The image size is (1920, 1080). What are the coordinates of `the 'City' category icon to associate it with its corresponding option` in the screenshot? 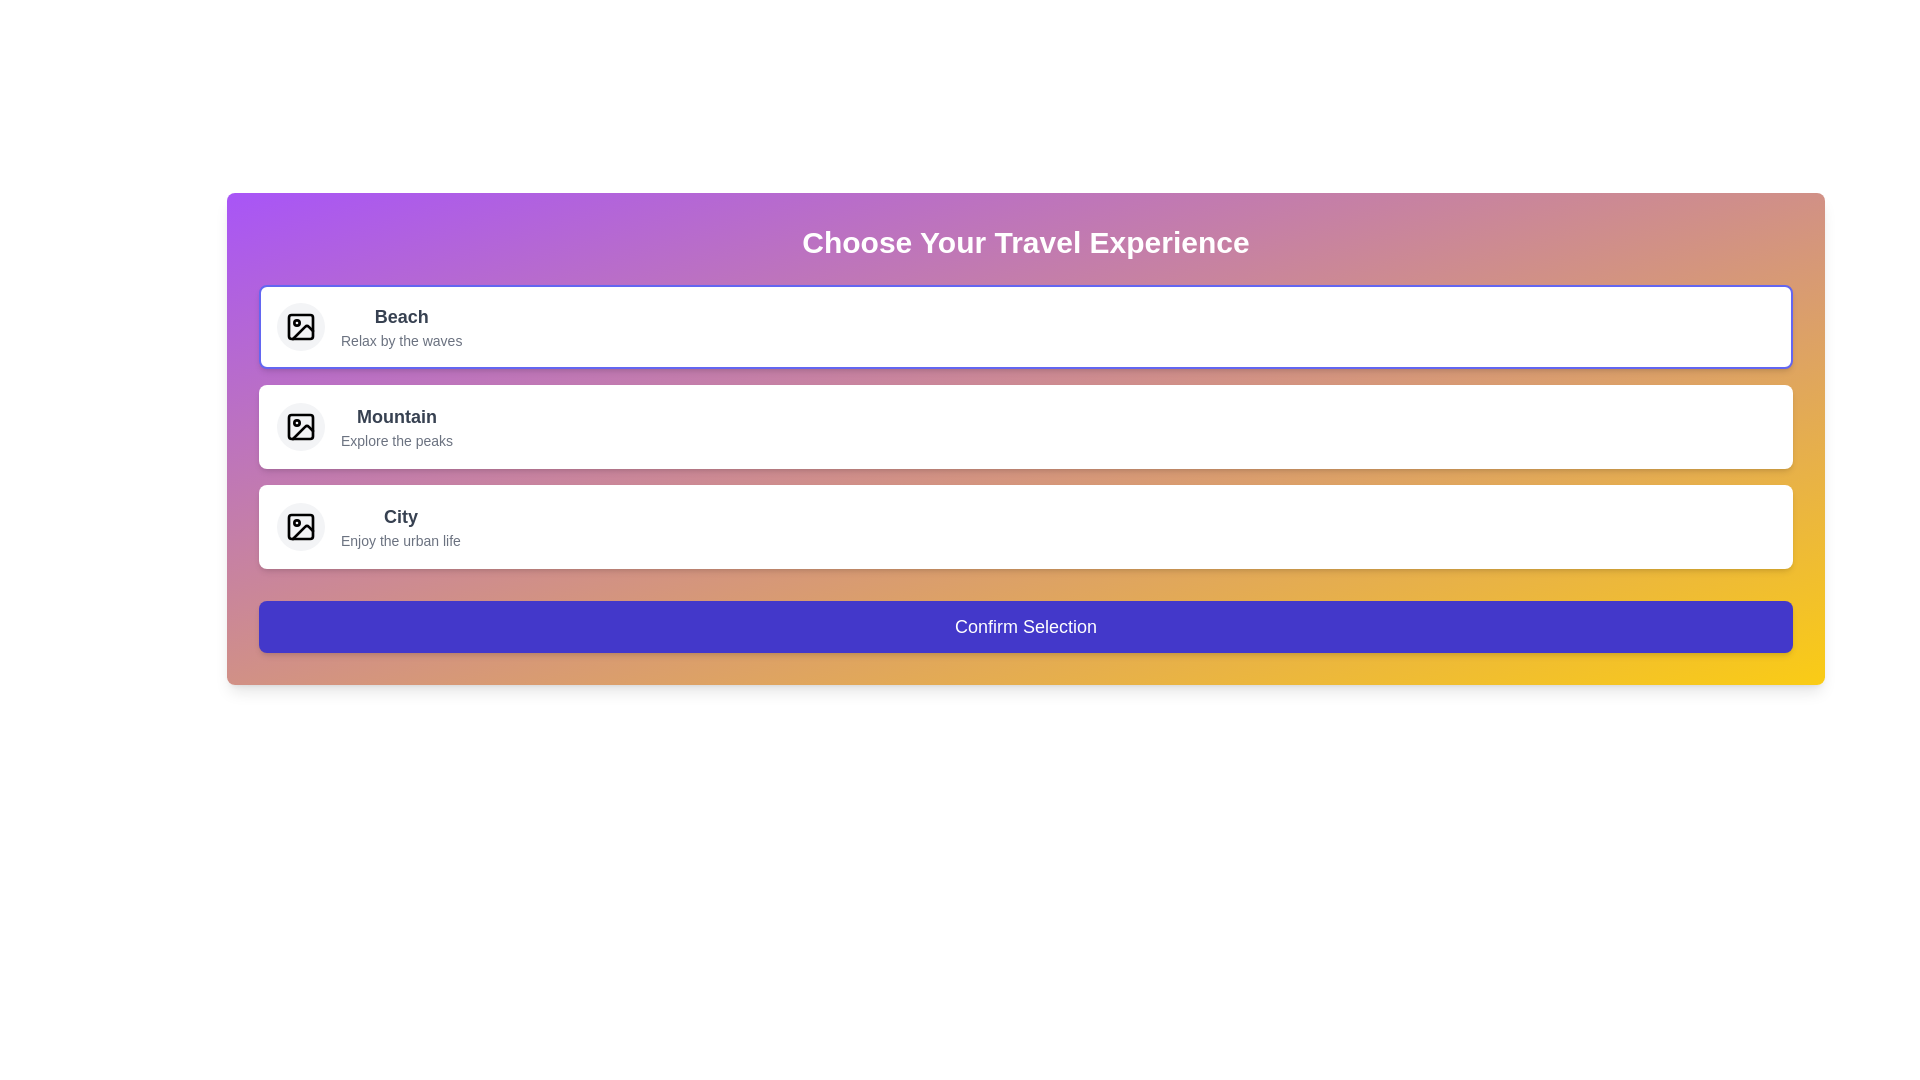 It's located at (300, 526).